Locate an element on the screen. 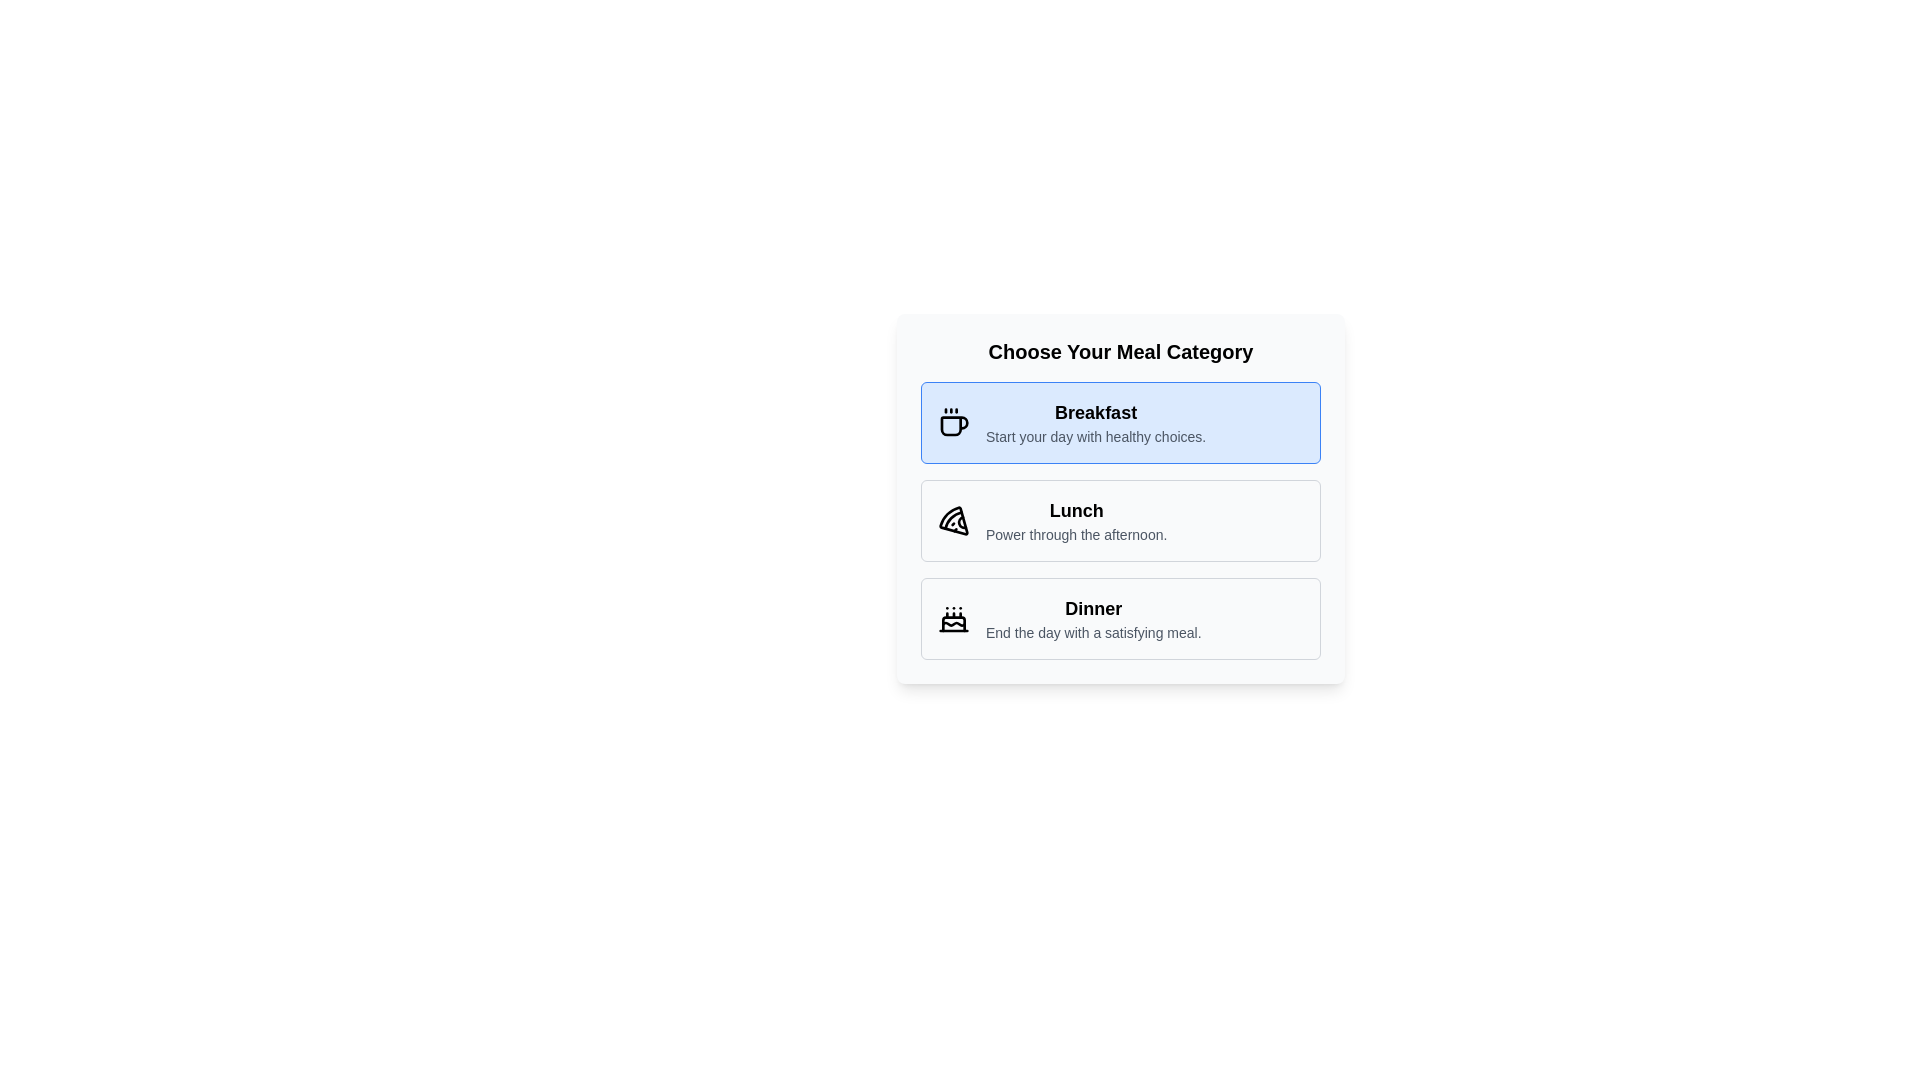 The width and height of the screenshot is (1920, 1080). the second Button-like option within the meal category card, which allows users to select 'Lunch' is located at coordinates (1121, 497).